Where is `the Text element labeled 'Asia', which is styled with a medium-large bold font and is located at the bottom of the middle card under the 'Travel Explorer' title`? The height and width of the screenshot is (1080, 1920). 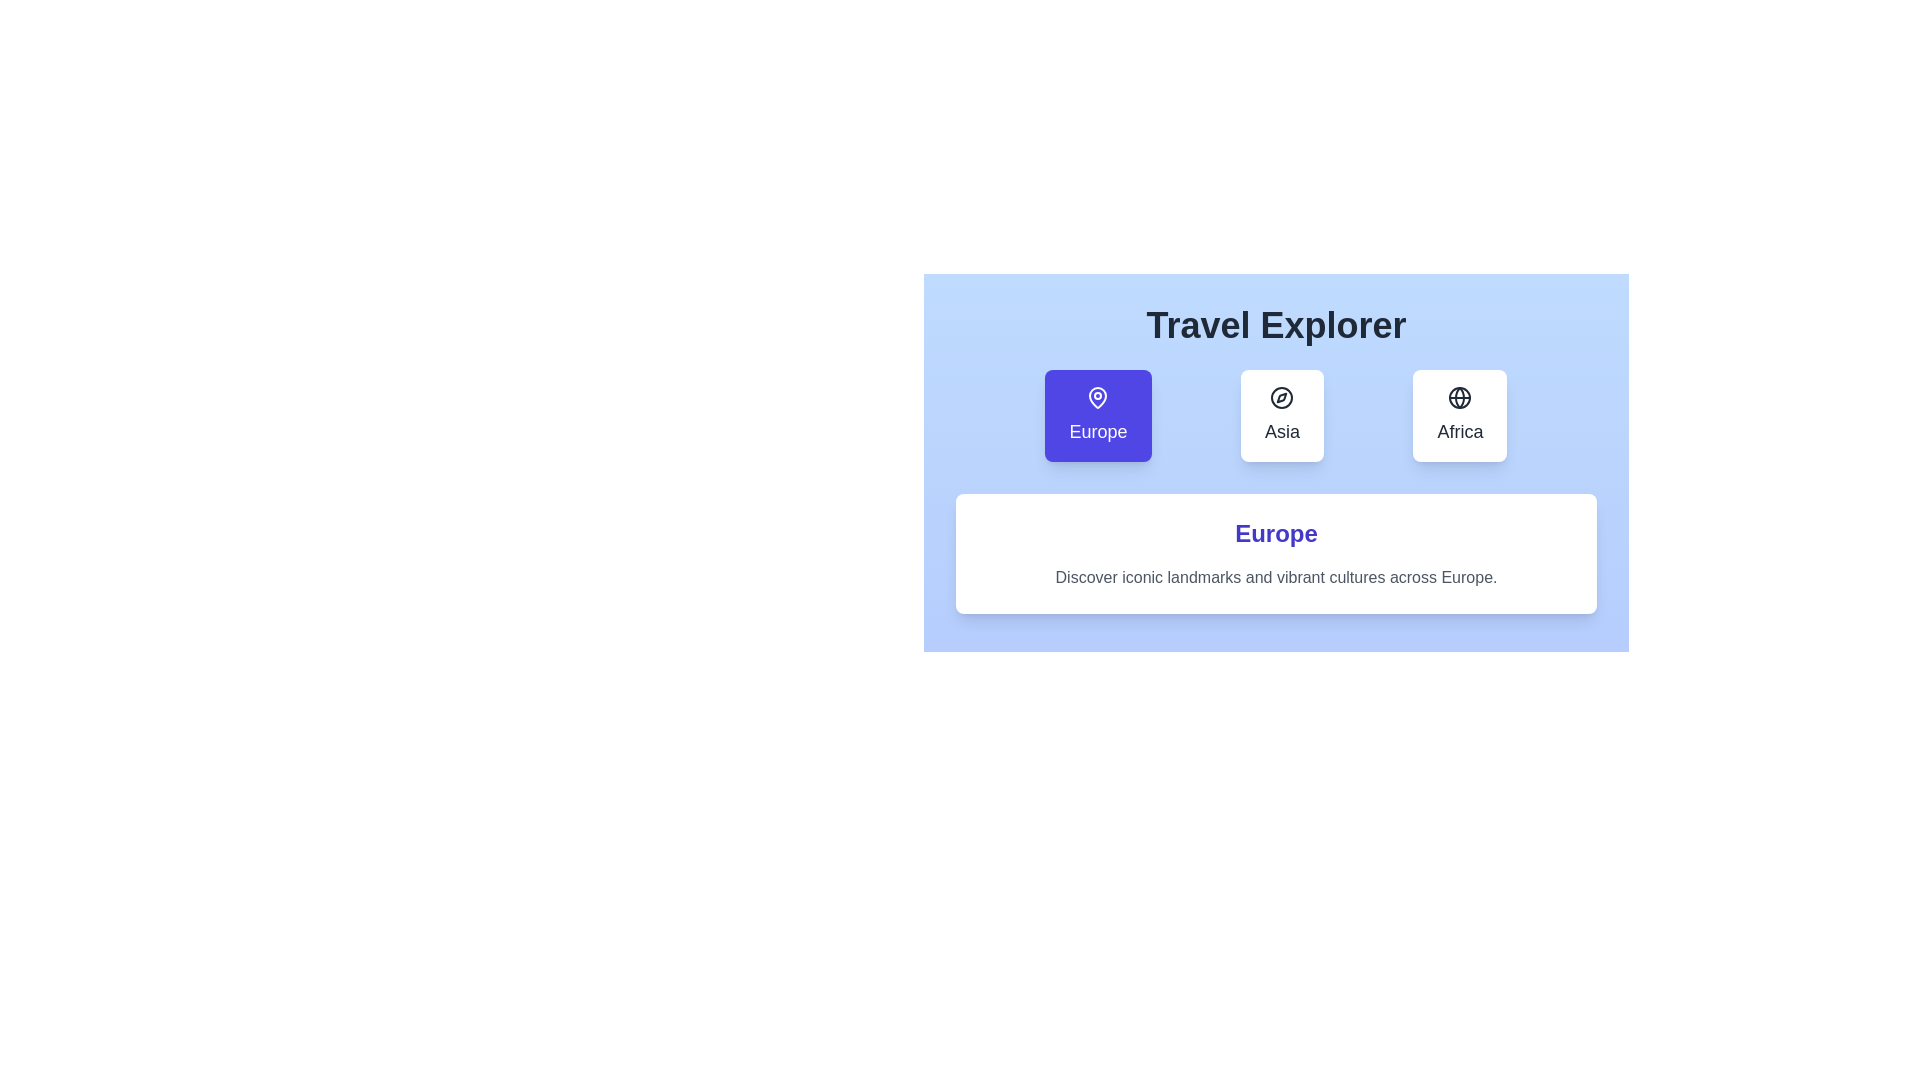
the Text element labeled 'Asia', which is styled with a medium-large bold font and is located at the bottom of the middle card under the 'Travel Explorer' title is located at coordinates (1282, 431).